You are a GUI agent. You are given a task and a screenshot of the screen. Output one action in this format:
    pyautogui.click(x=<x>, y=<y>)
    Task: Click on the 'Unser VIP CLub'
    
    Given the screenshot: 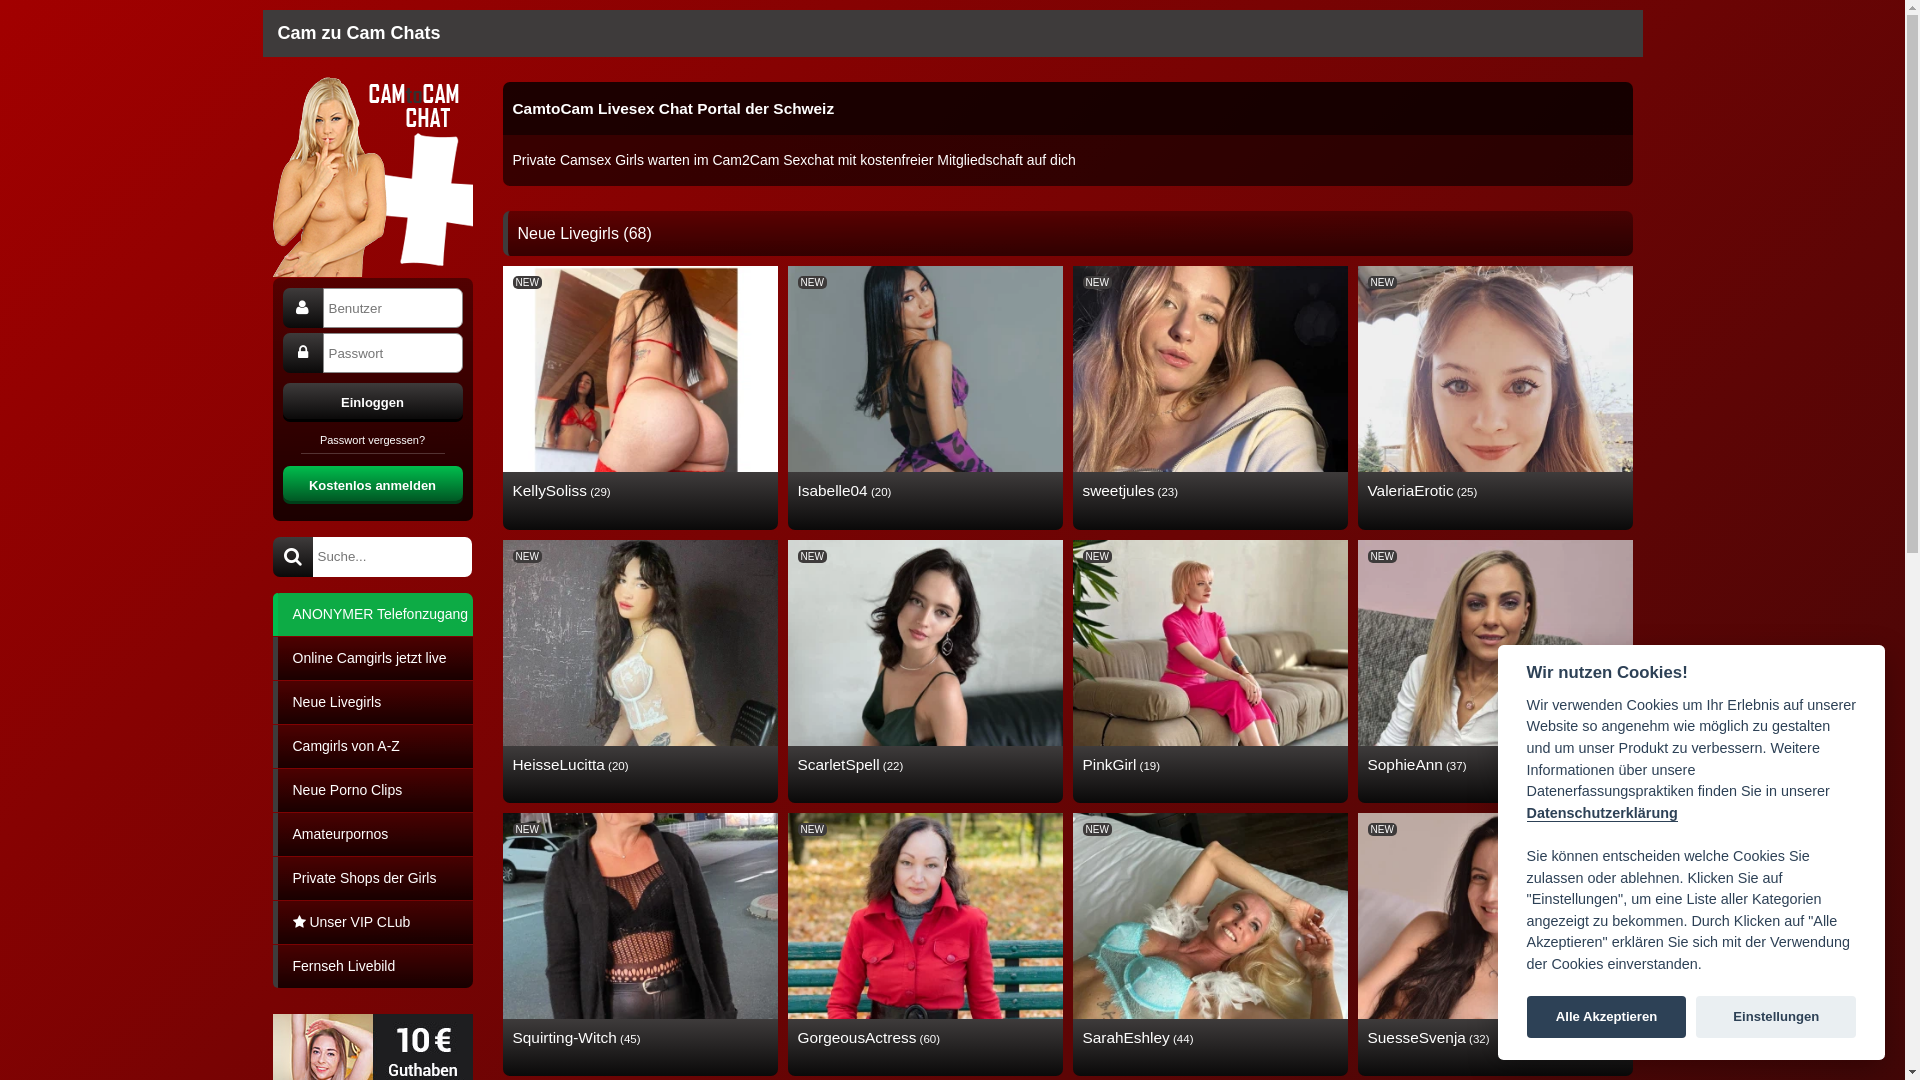 What is the action you would take?
    pyautogui.click(x=271, y=921)
    